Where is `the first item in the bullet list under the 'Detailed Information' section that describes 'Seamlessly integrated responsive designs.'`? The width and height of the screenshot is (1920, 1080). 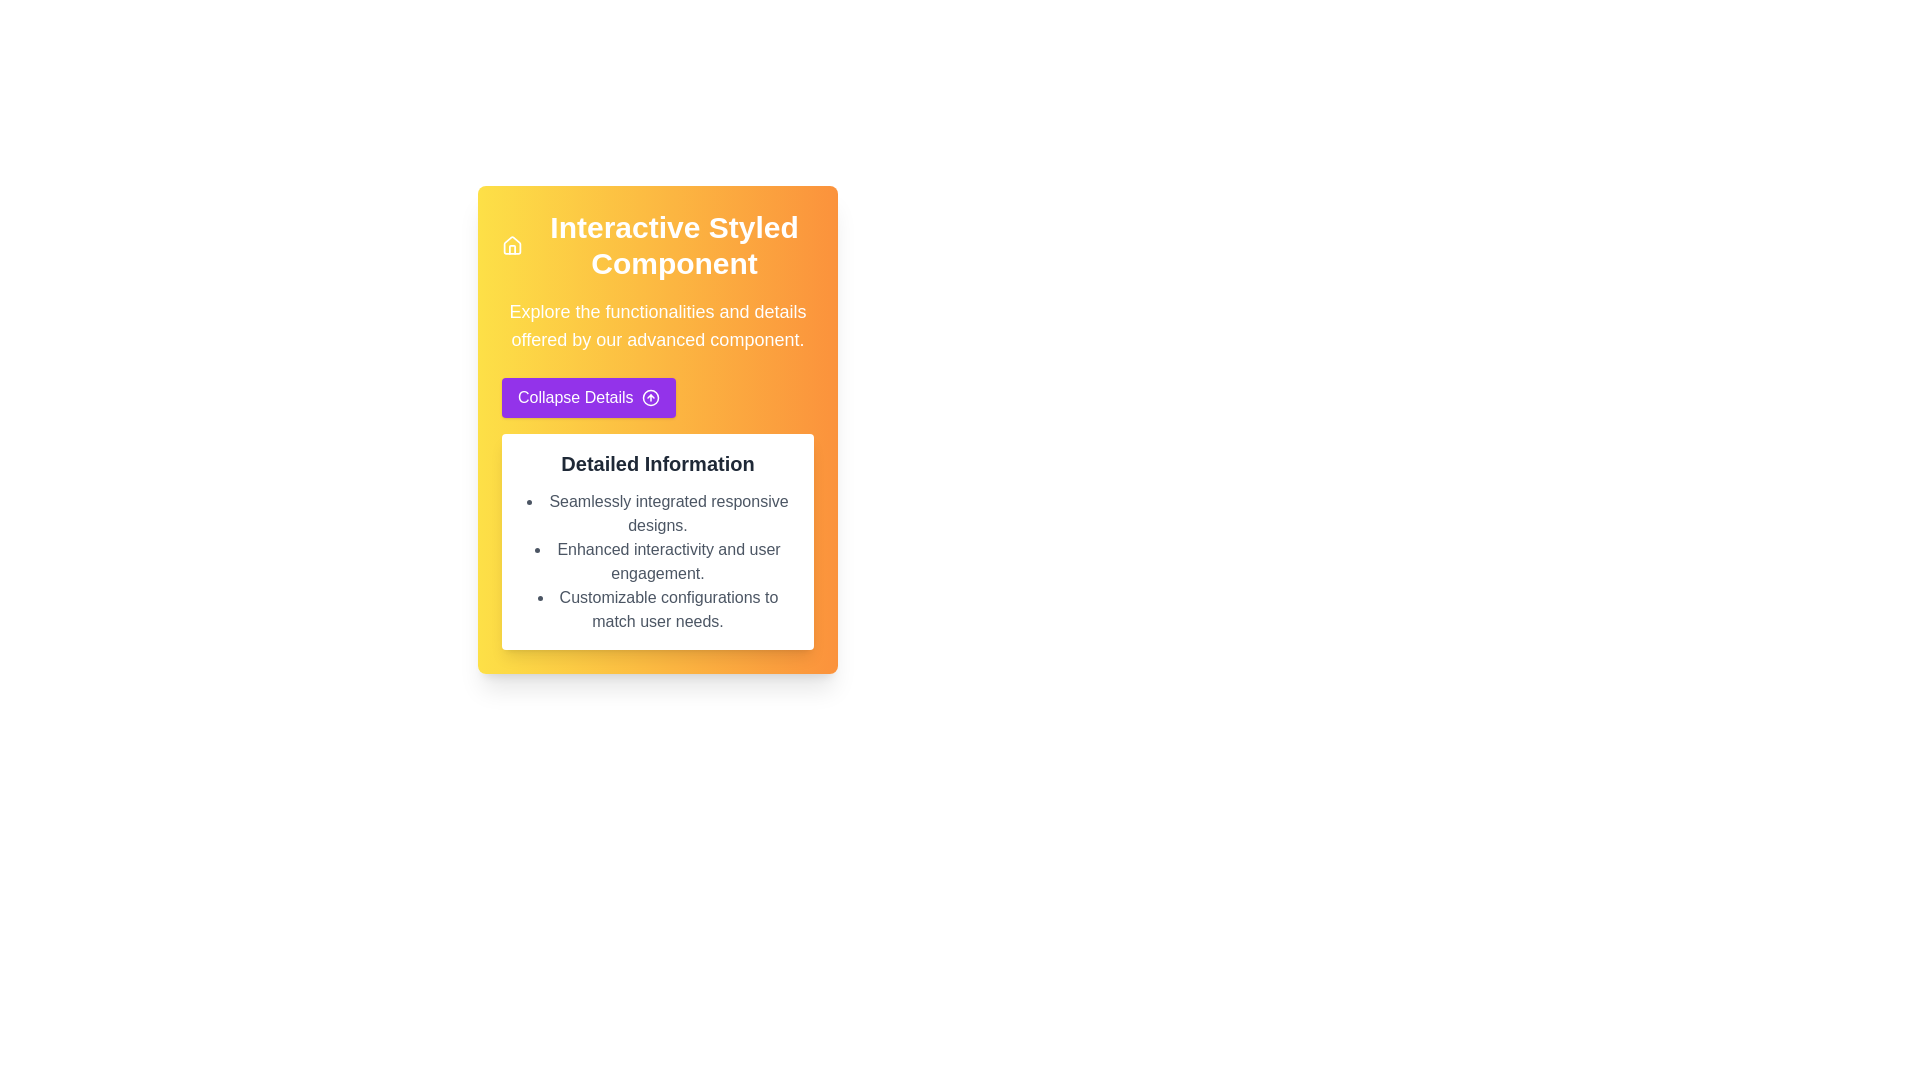 the first item in the bullet list under the 'Detailed Information' section that describes 'Seamlessly integrated responsive designs.' is located at coordinates (657, 512).